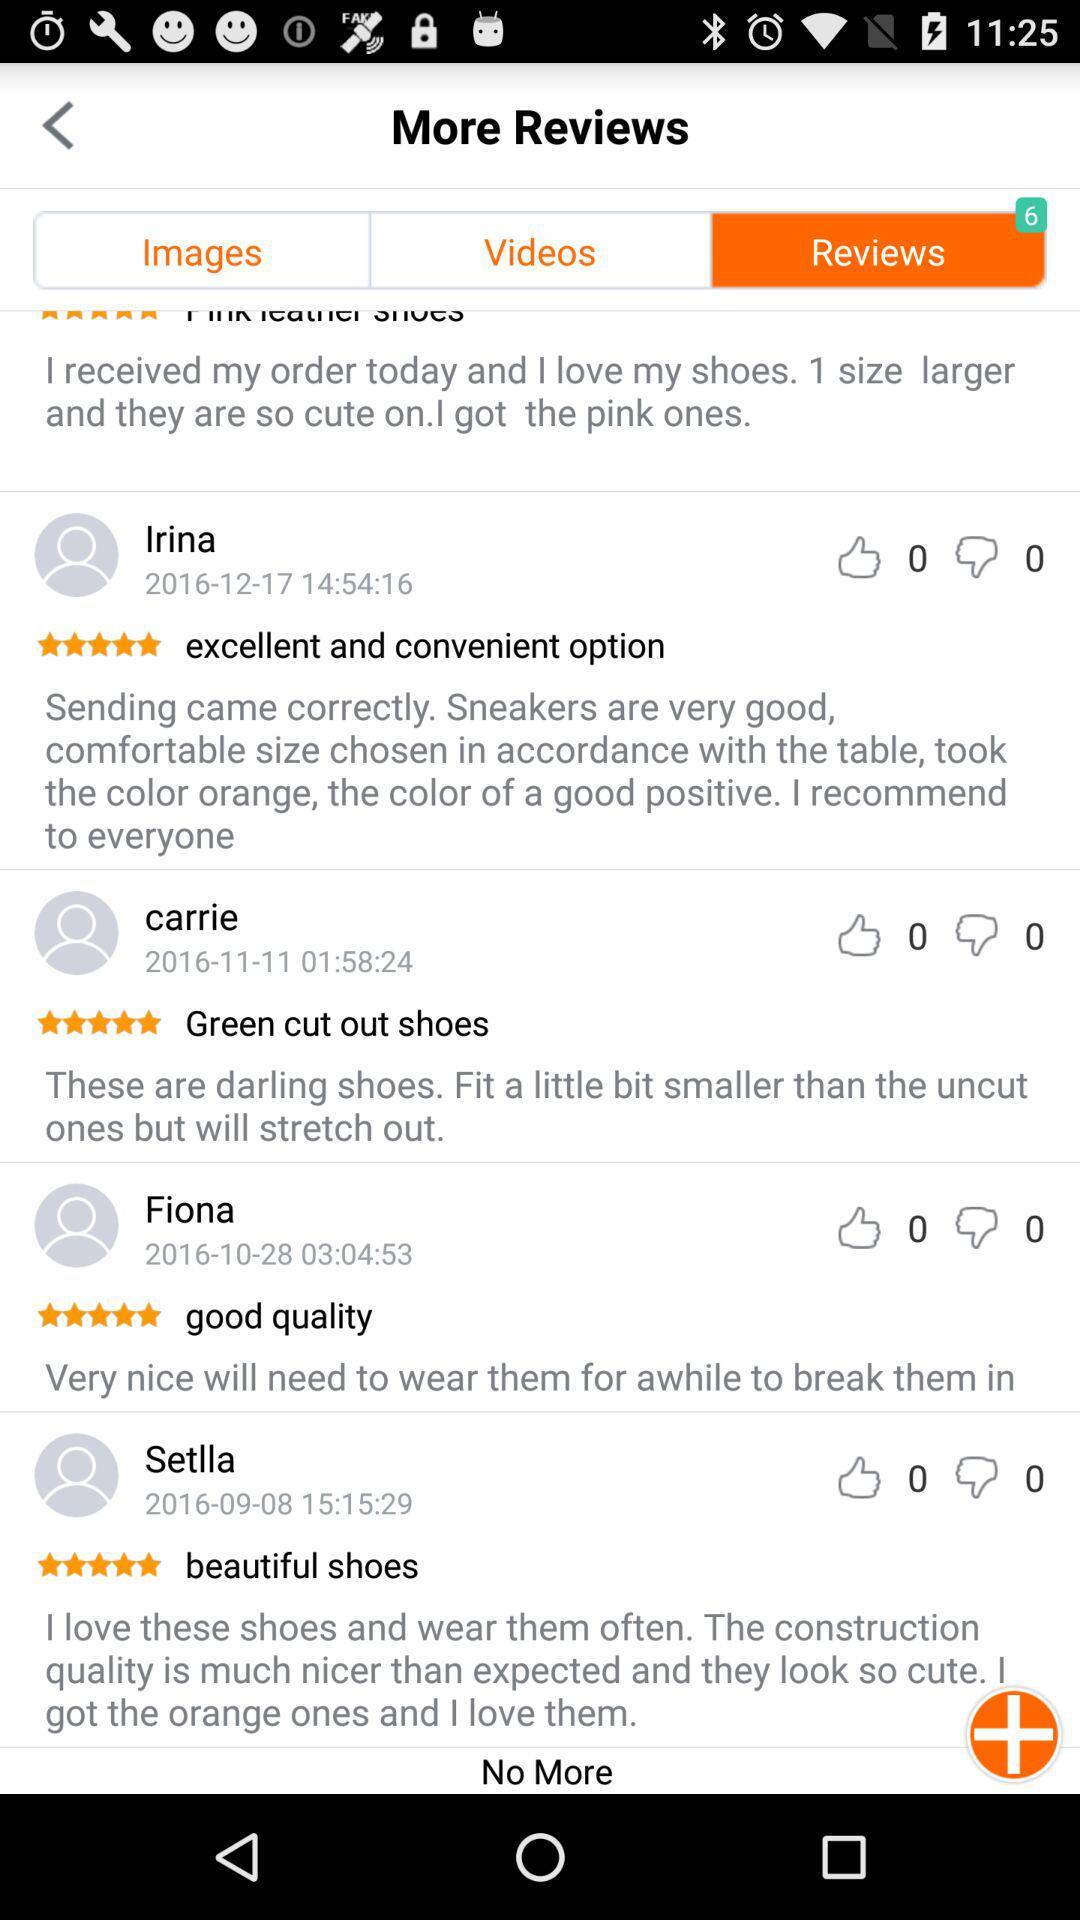 This screenshot has width=1080, height=1920. What do you see at coordinates (529, 1375) in the screenshot?
I see `app below the good quality app` at bounding box center [529, 1375].